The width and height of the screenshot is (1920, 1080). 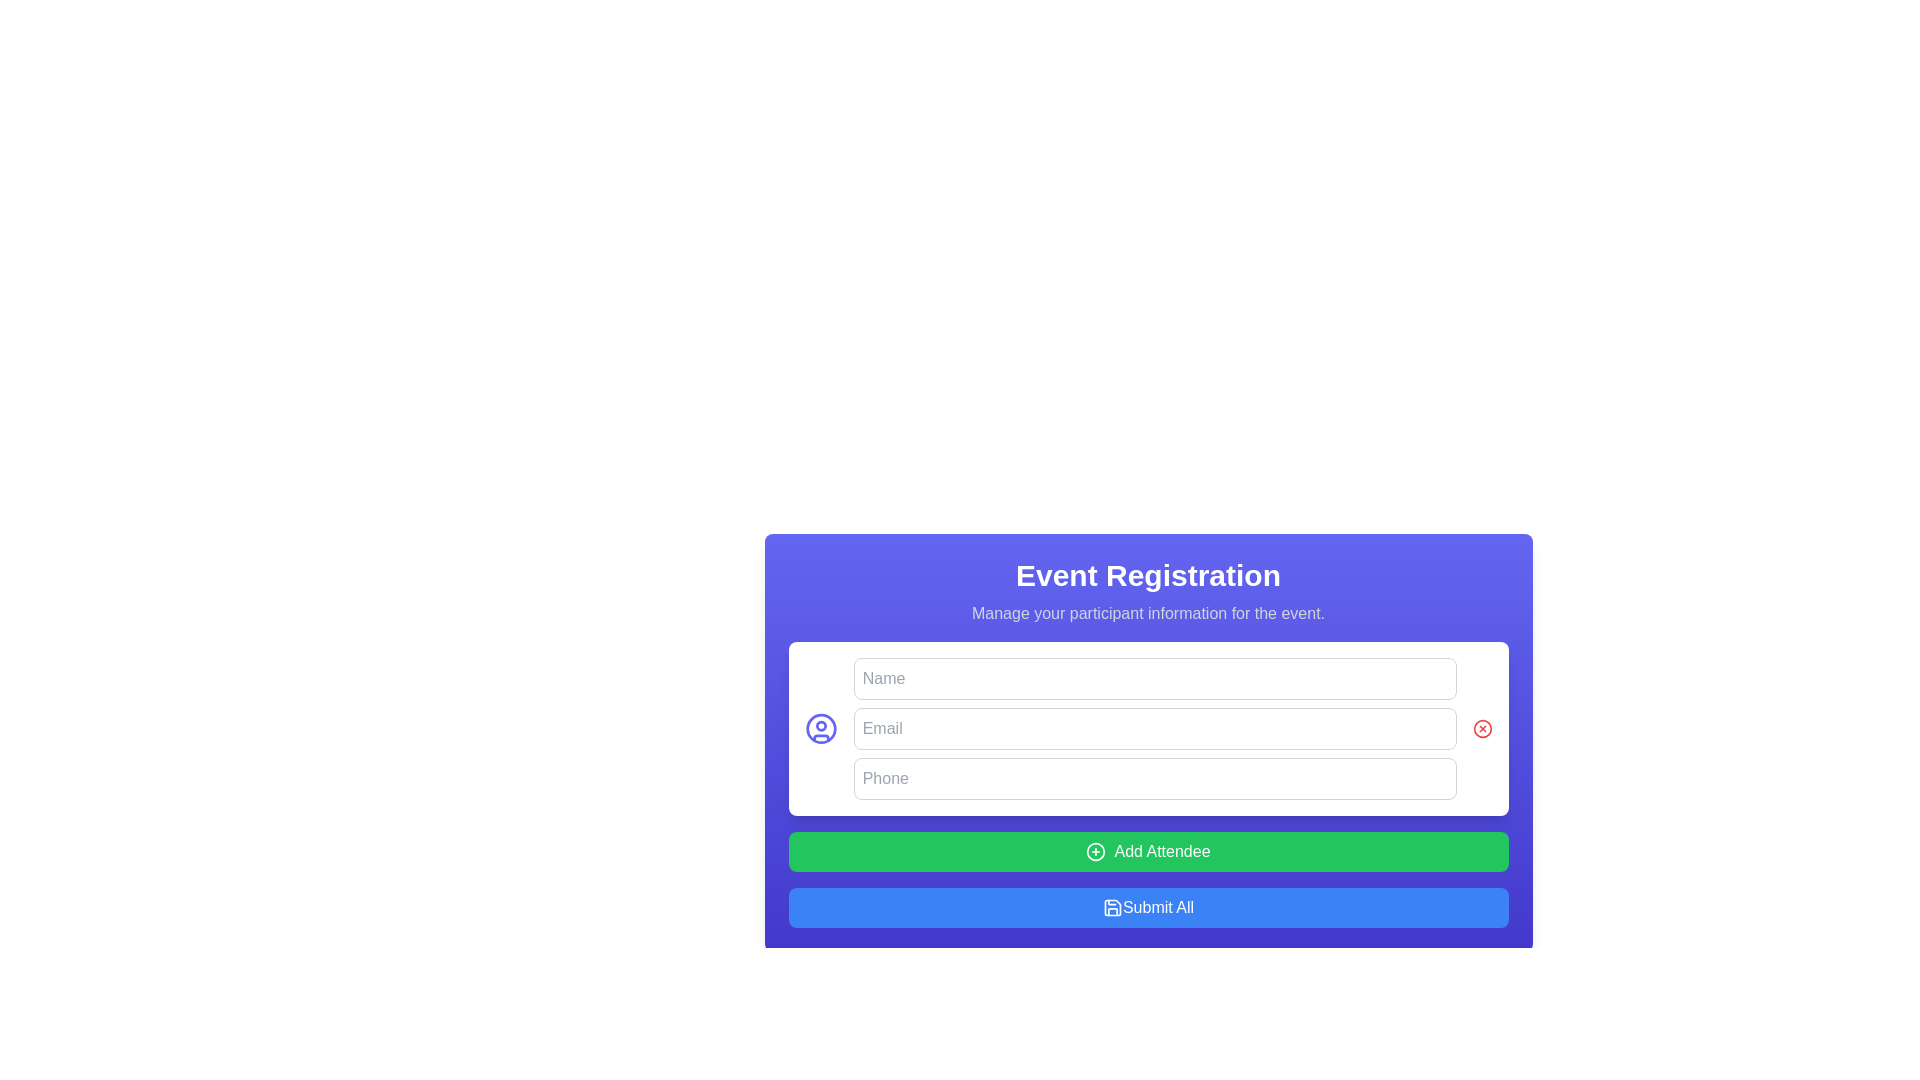 I want to click on the heading element displaying the title 'Event Registration', which is a large, bold text in white color against a blue background, so click(x=1148, y=575).